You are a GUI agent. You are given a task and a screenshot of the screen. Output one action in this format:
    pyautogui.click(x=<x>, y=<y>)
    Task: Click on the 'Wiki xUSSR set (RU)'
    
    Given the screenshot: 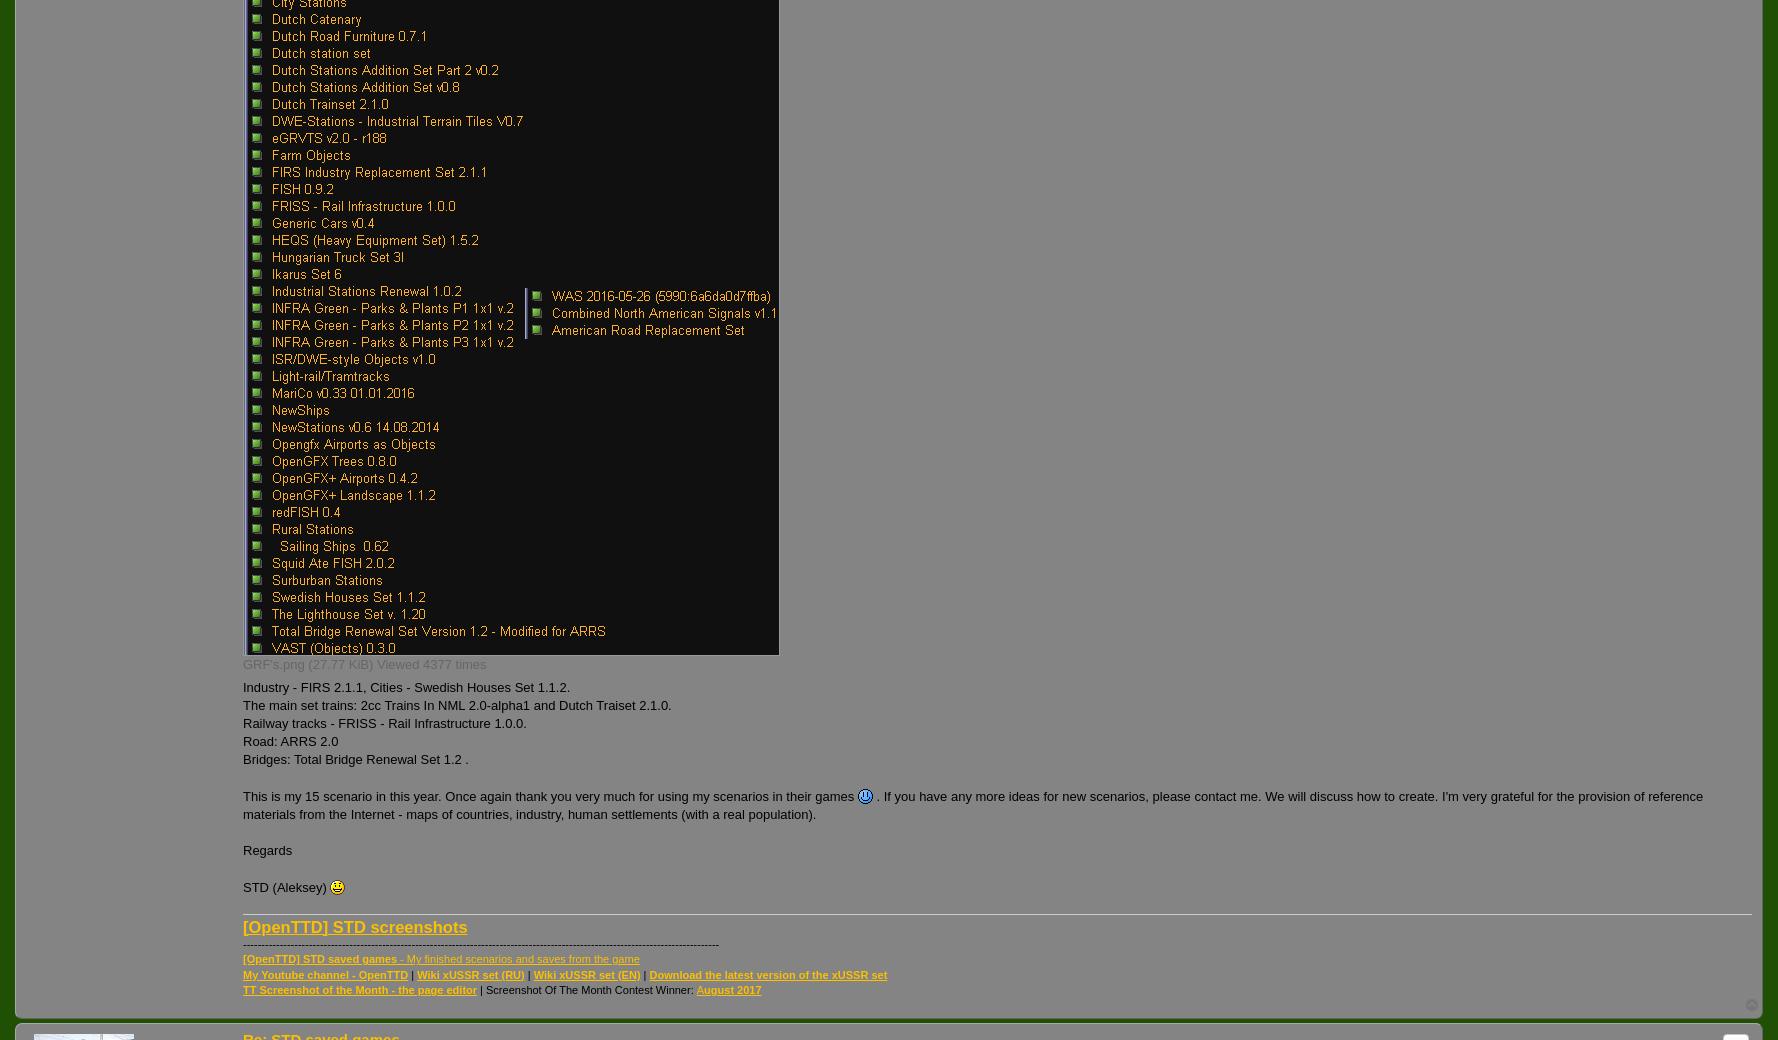 What is the action you would take?
    pyautogui.click(x=469, y=973)
    